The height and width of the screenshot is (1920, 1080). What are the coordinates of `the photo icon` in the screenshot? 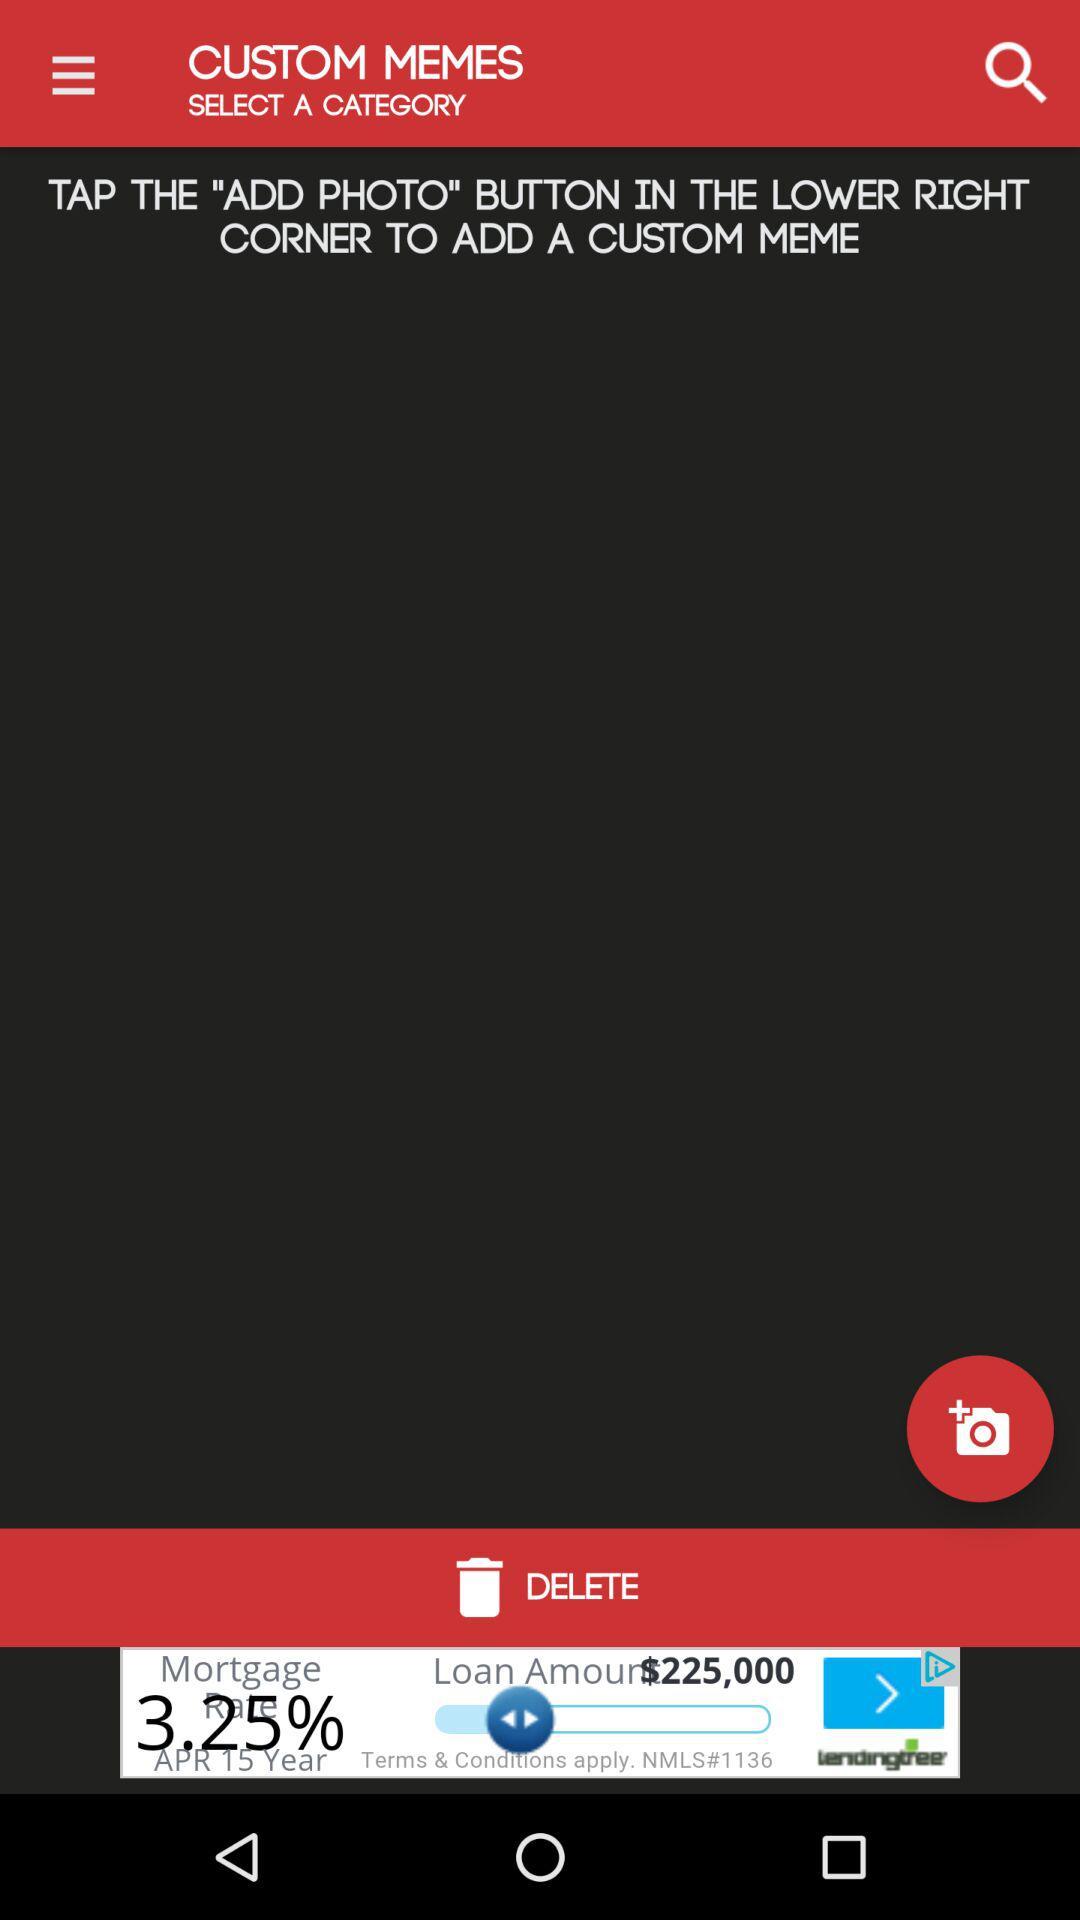 It's located at (979, 1427).